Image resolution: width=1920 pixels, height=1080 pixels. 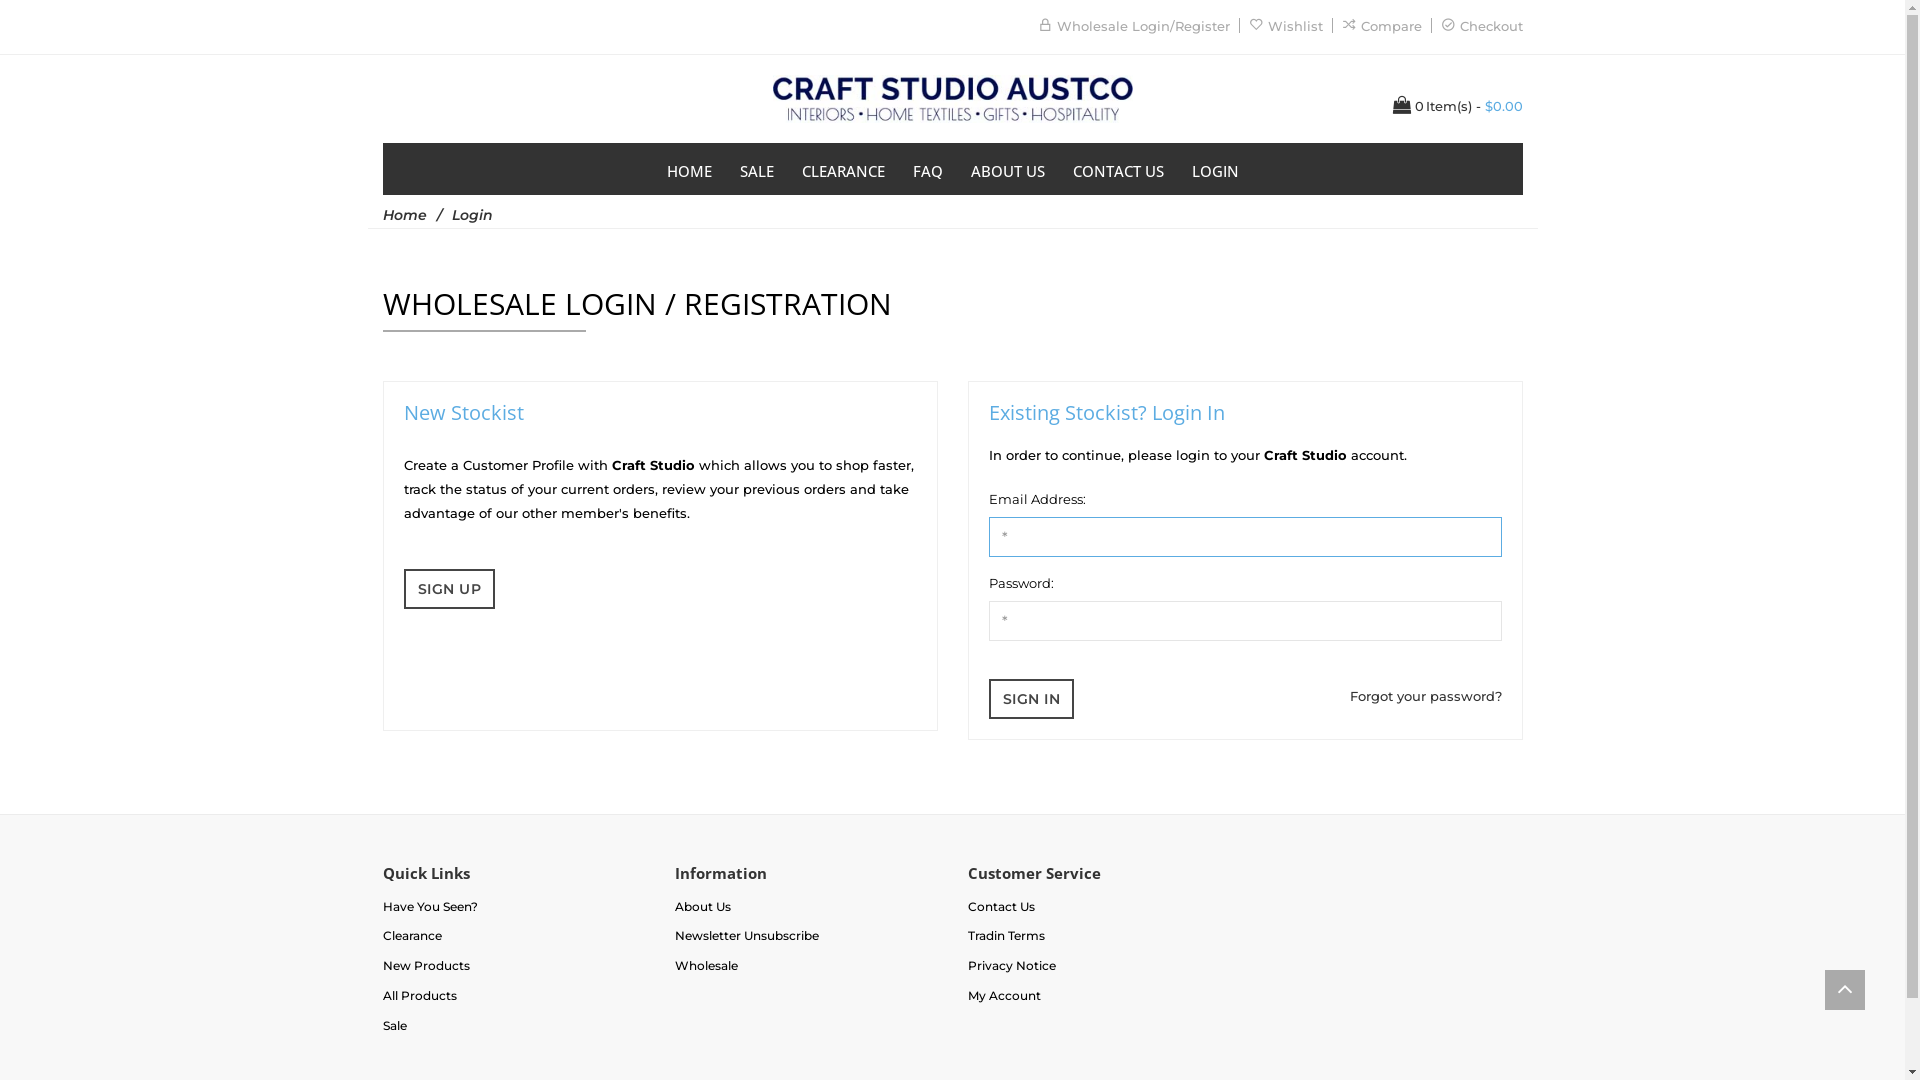 I want to click on 'Have You Seen?', so click(x=428, y=906).